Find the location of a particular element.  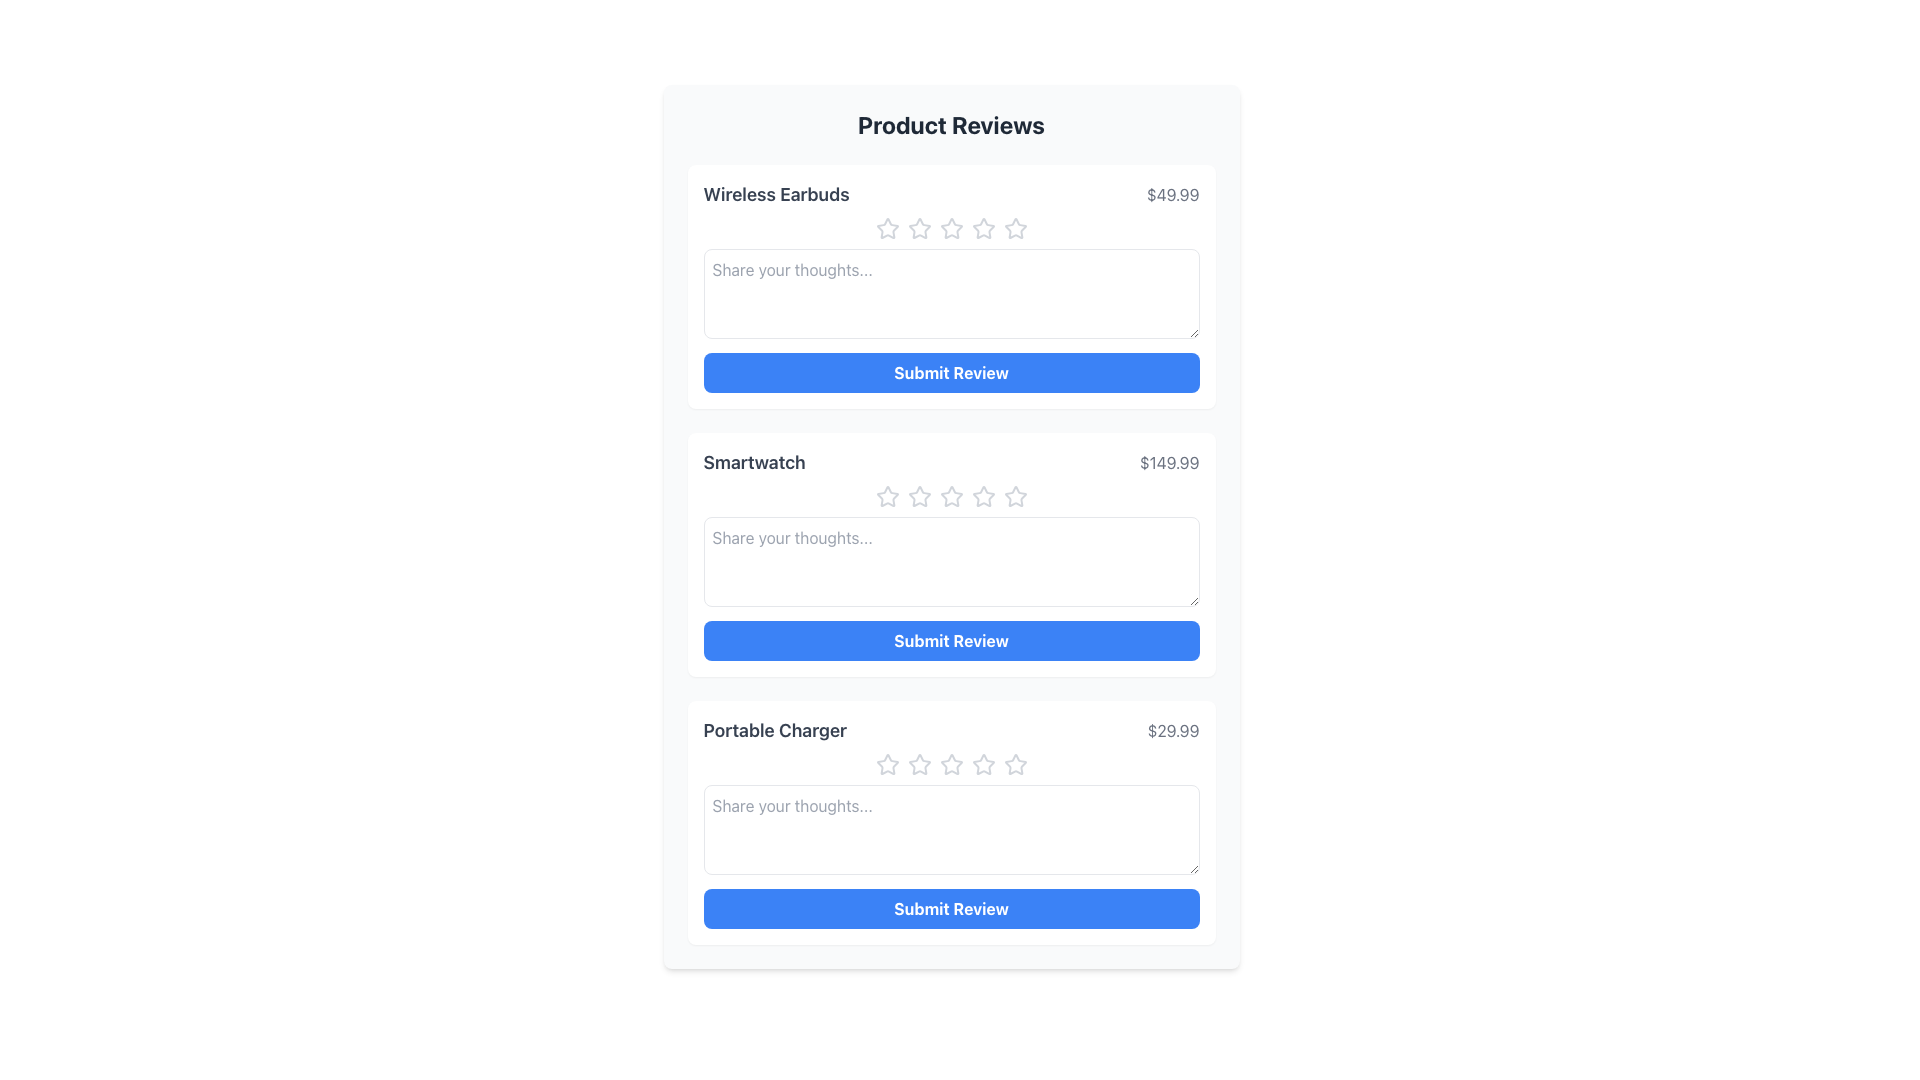

text from the main title or header of the 'Product Reviews' section, which is centrally positioned at the top of the component is located at coordinates (950, 124).